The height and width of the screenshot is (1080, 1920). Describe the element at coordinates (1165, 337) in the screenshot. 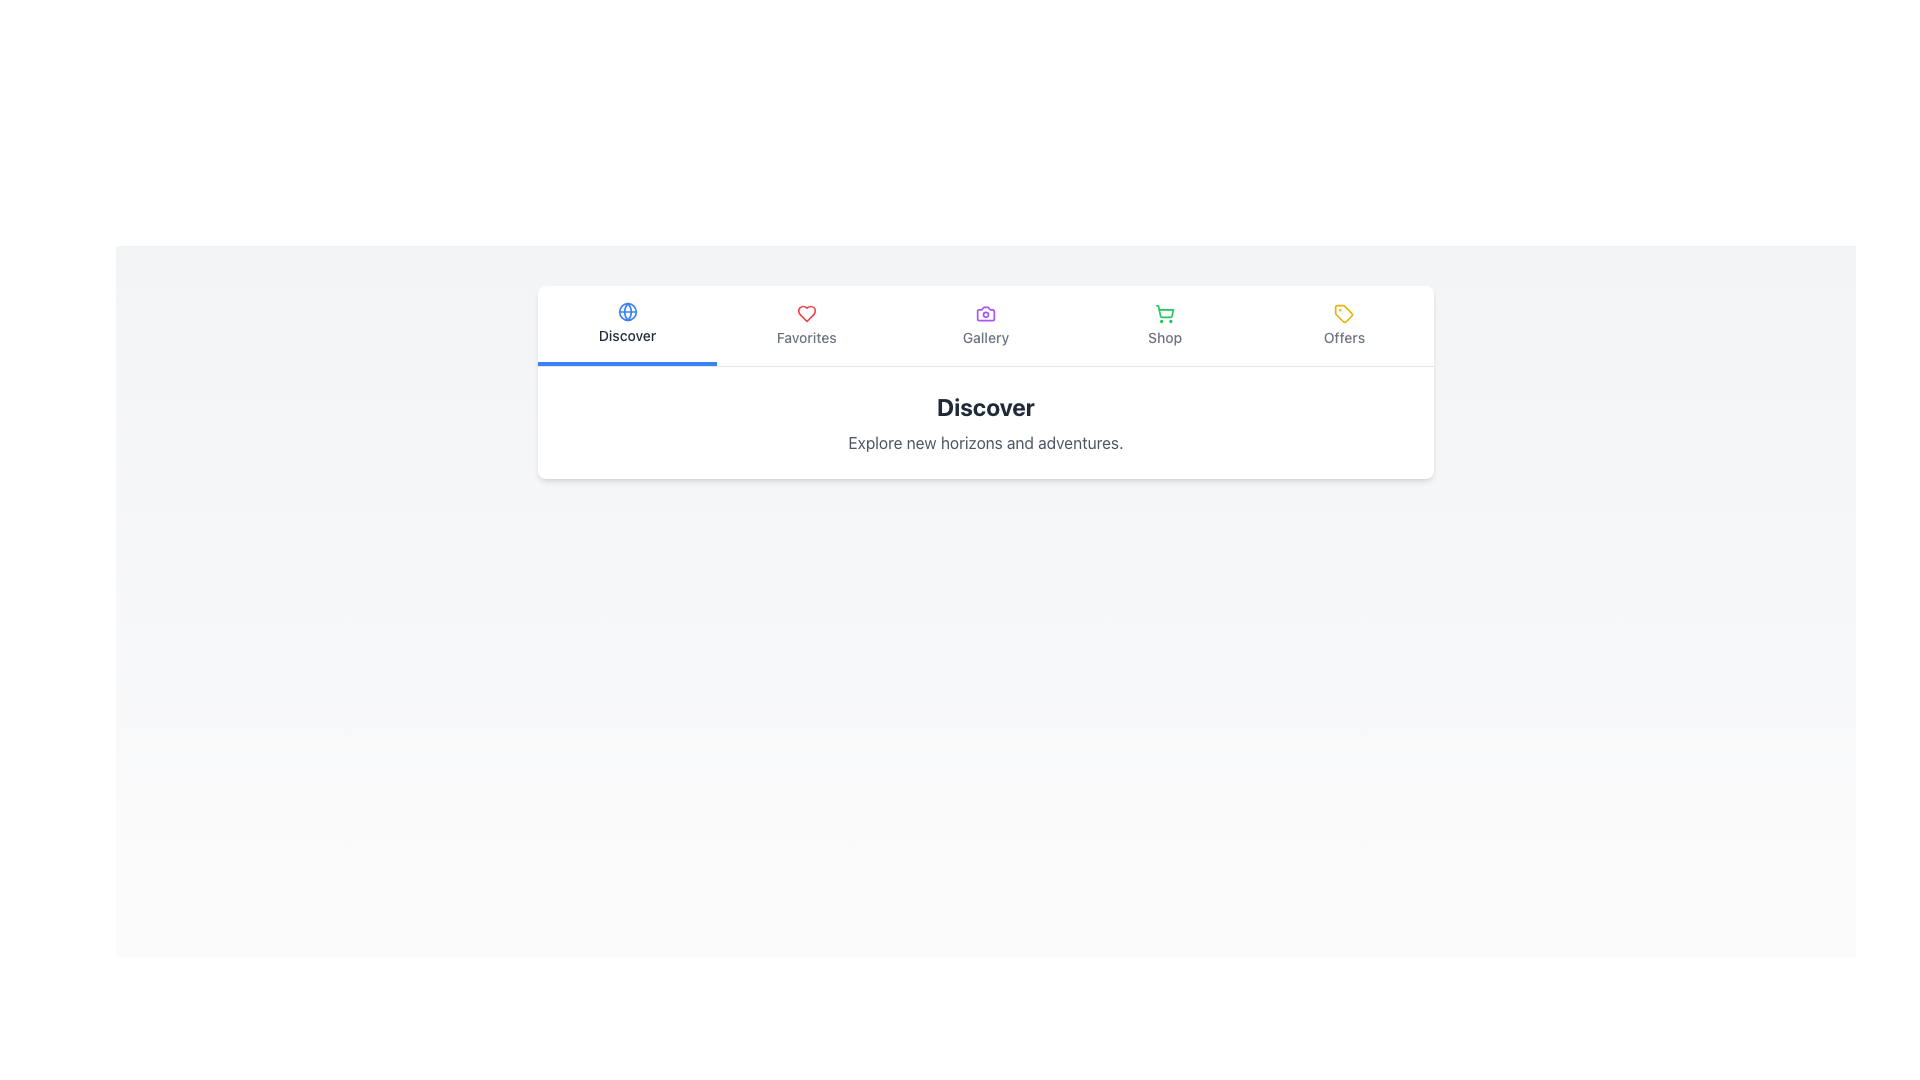

I see `the 'Shop' static text label in the navigation bar, which is located under the shopping cart icon` at that location.